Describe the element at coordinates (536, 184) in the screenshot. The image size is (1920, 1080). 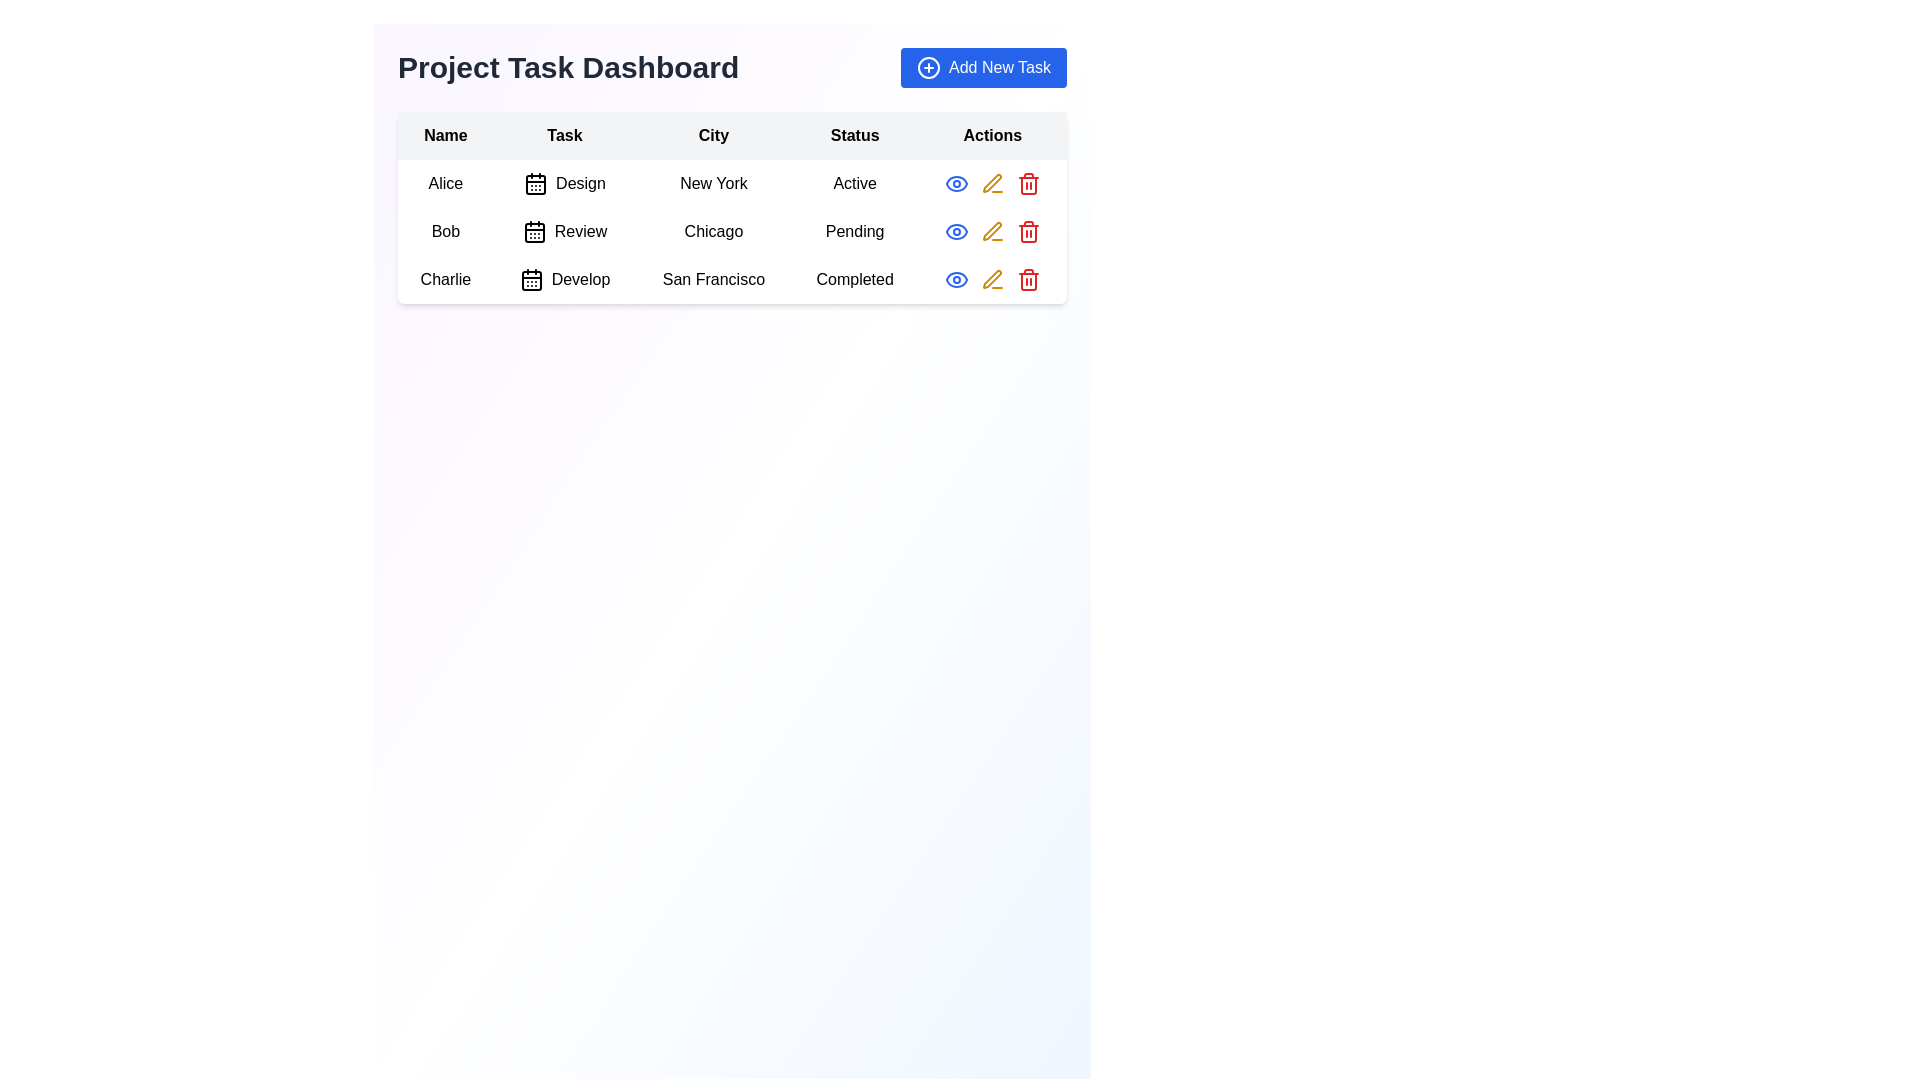
I see `the icon in the 'Task' column of the first row` at that location.